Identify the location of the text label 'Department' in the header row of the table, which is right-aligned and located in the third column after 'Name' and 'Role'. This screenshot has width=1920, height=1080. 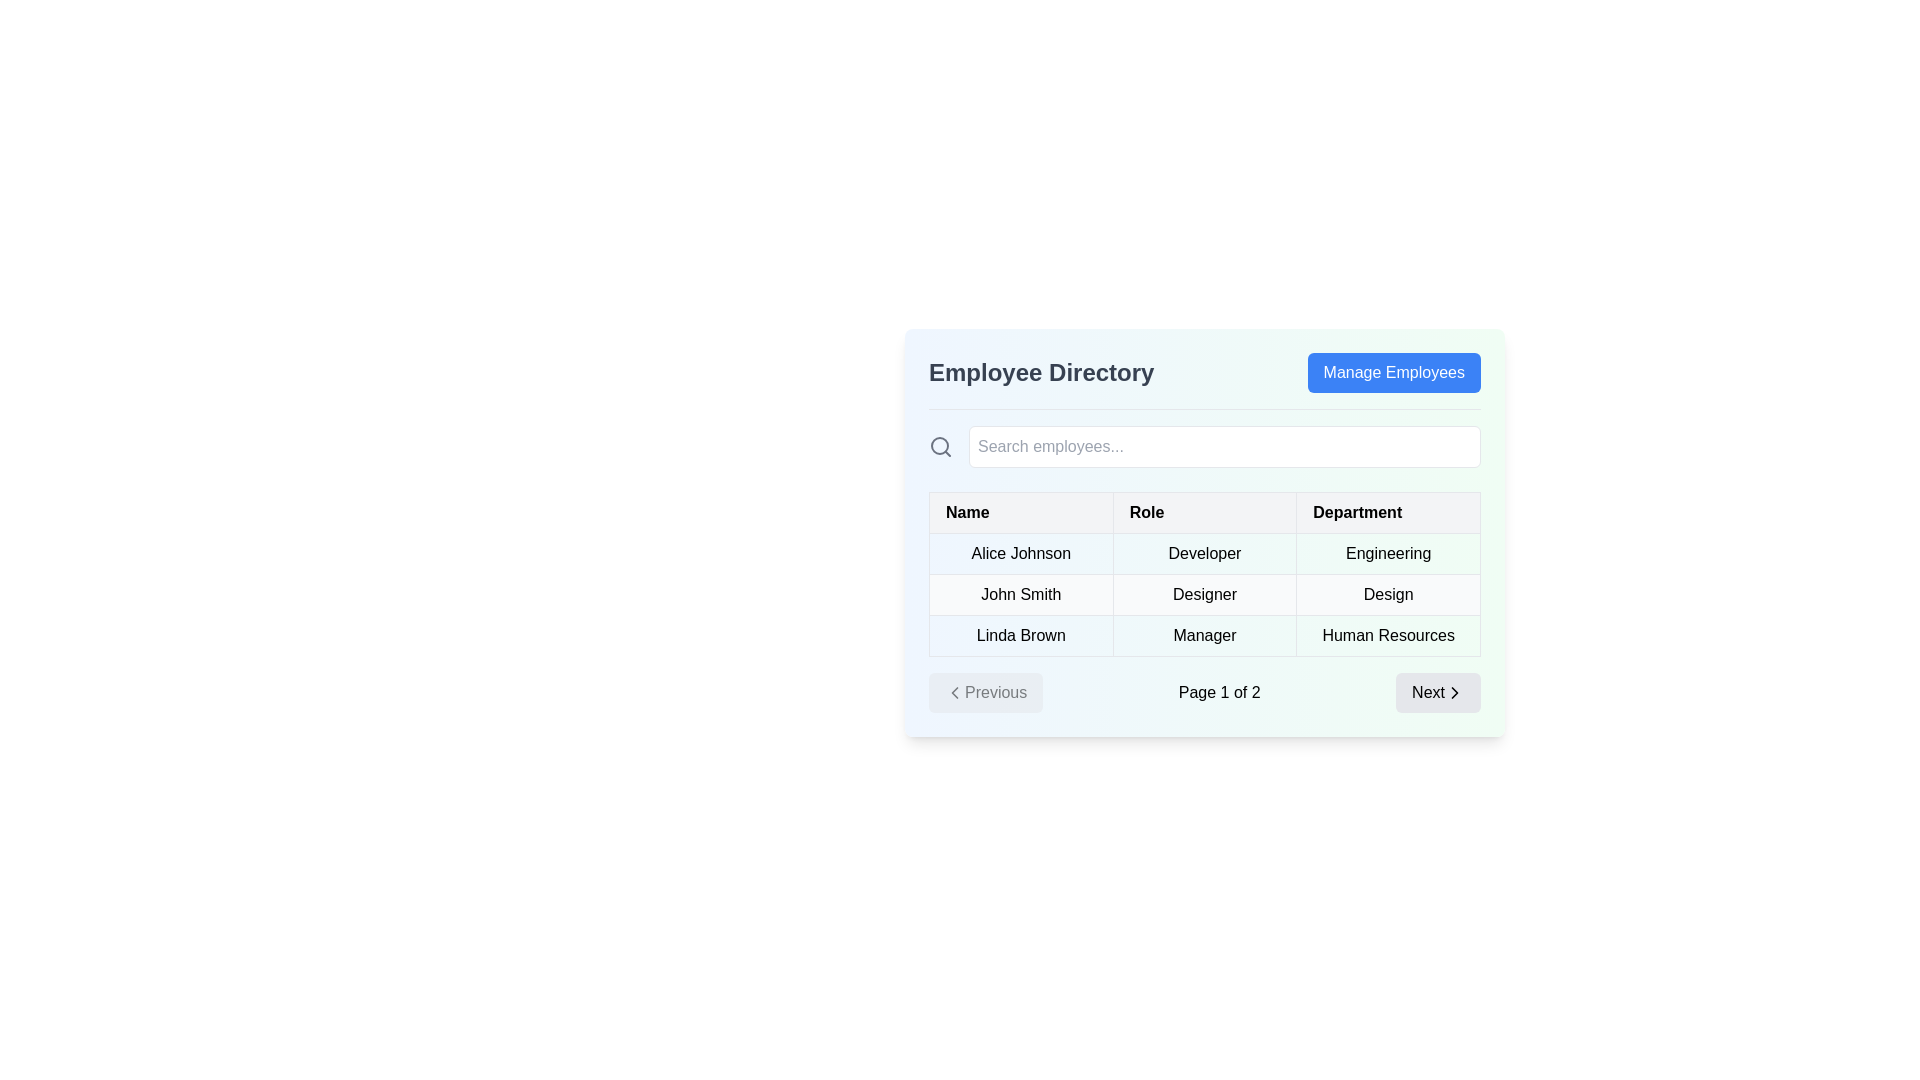
(1387, 512).